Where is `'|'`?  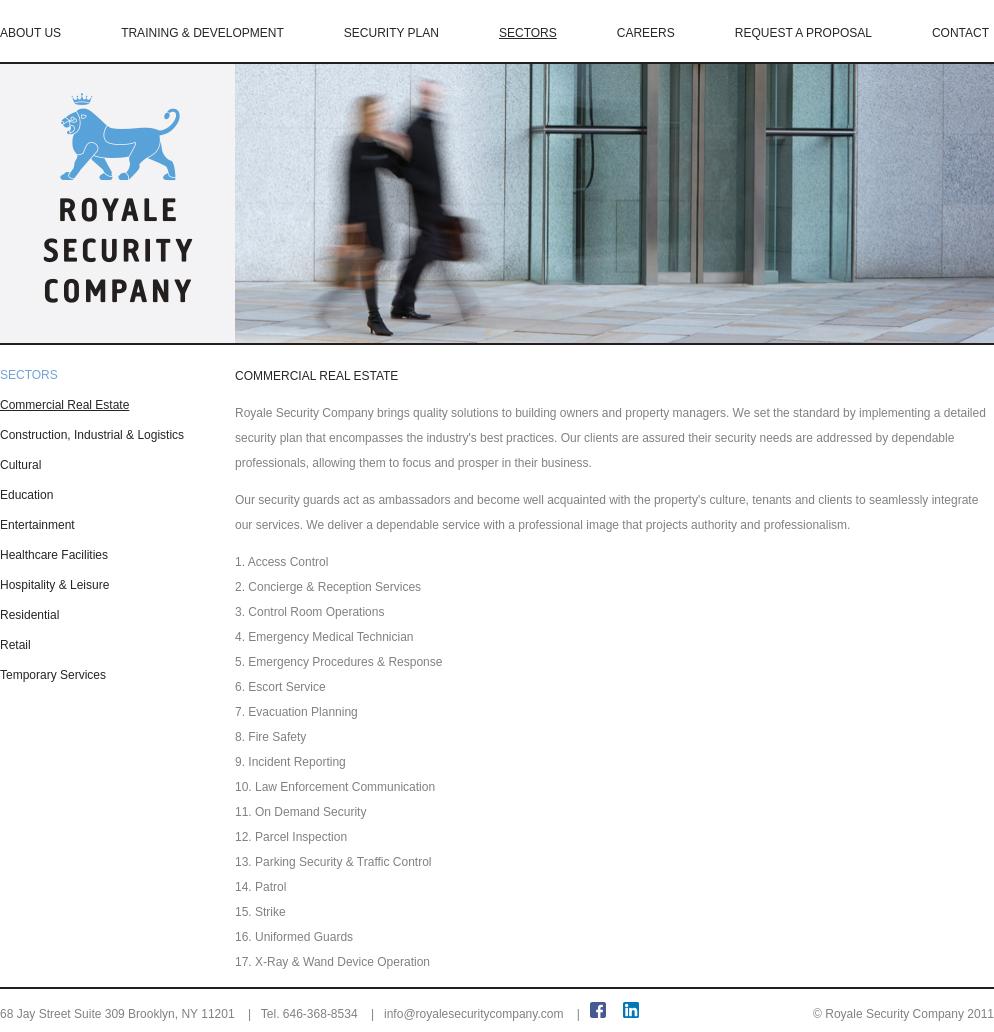 '|' is located at coordinates (576, 1013).